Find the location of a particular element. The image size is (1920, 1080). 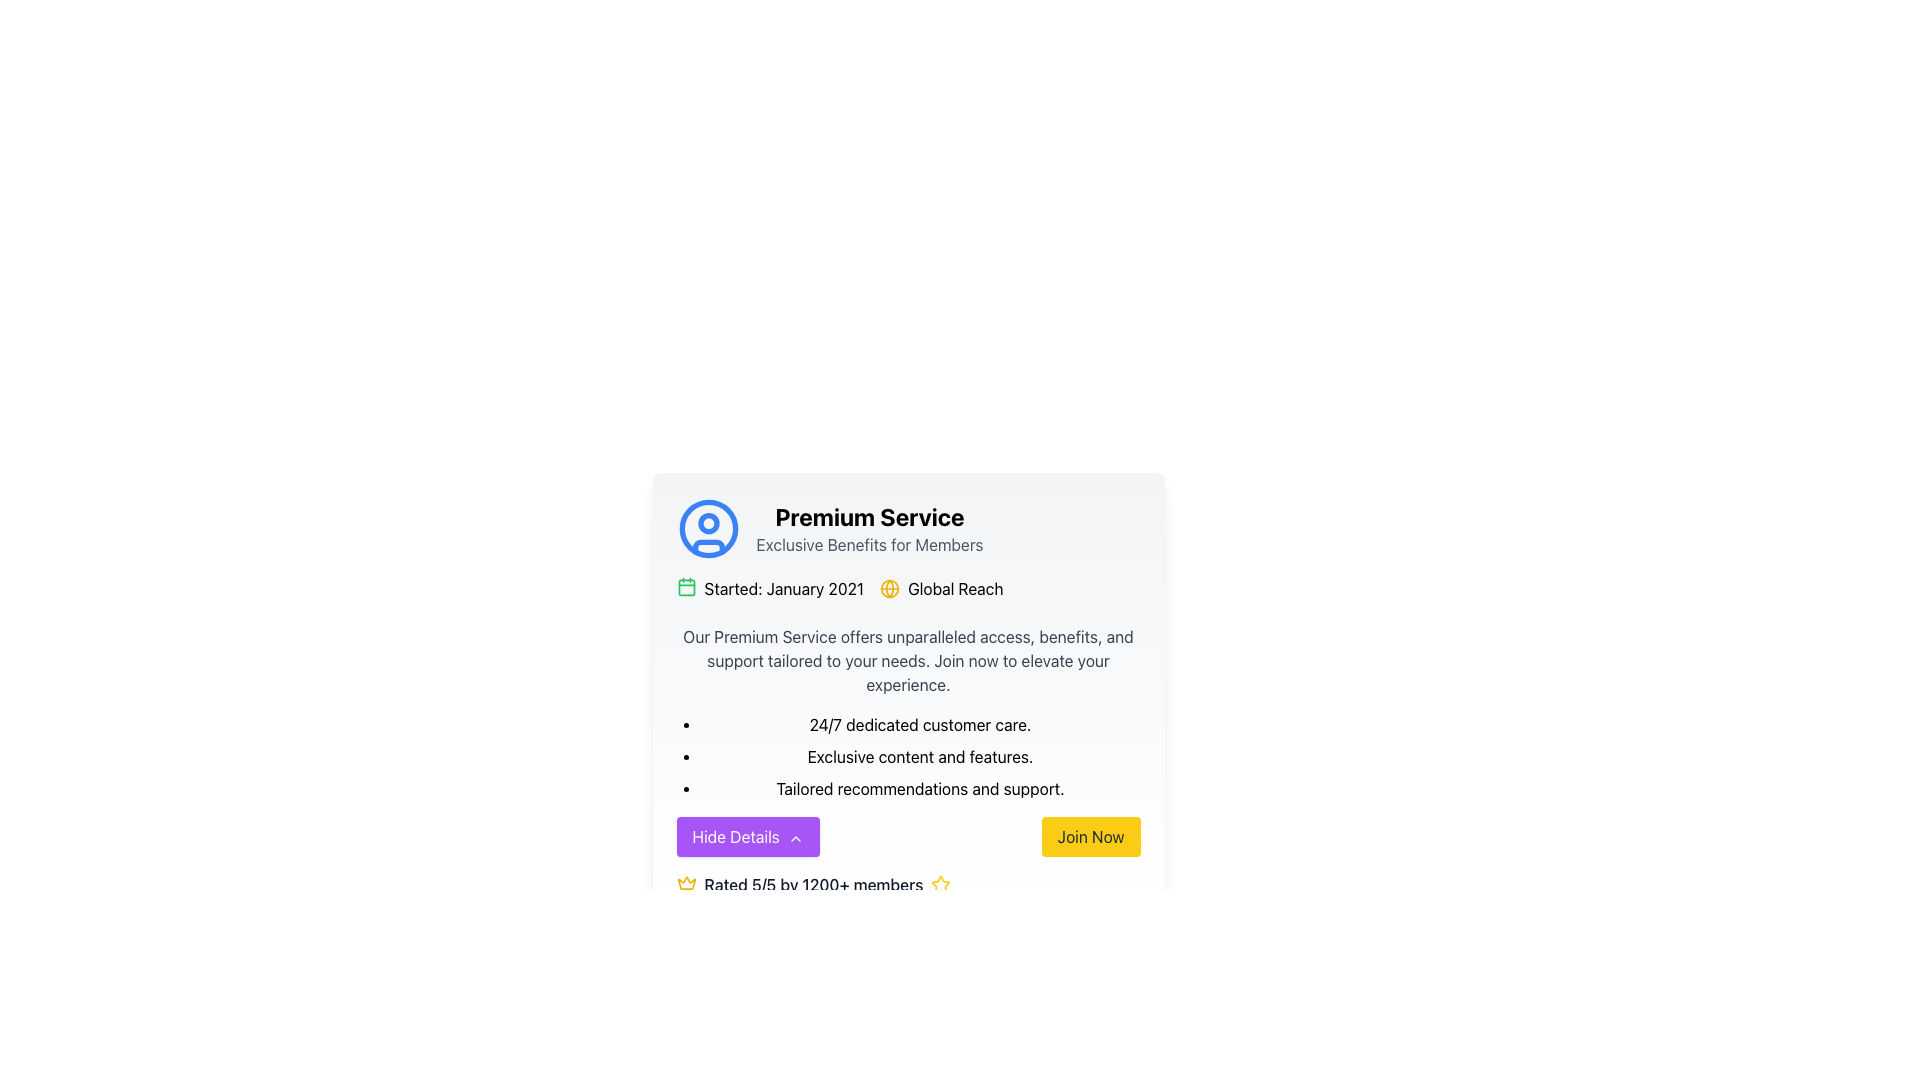

'Premium' text label located at the top of the card's content, which summarizes the service being offered is located at coordinates (869, 515).